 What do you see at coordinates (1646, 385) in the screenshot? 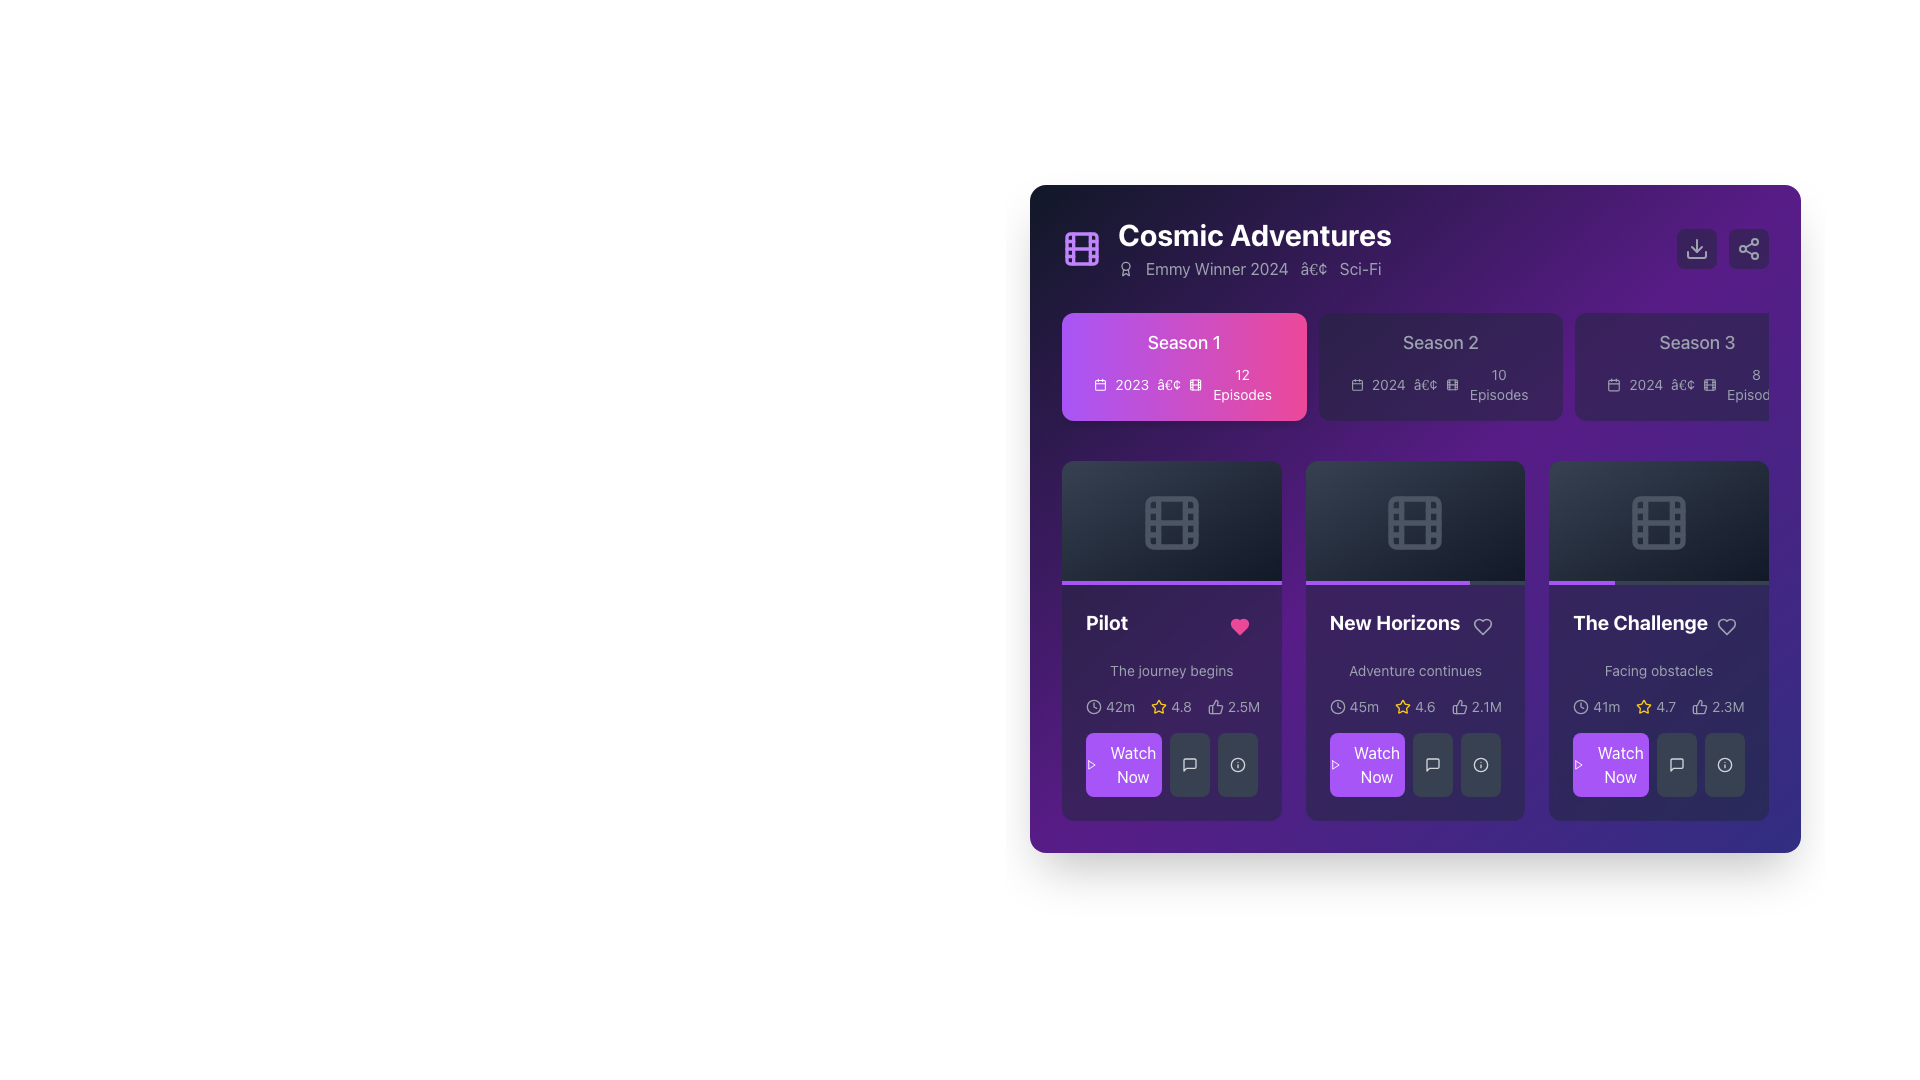
I see `the text label indicating the release year for Season 3, located to the right of the calendar icon, to identify relevant information` at bounding box center [1646, 385].